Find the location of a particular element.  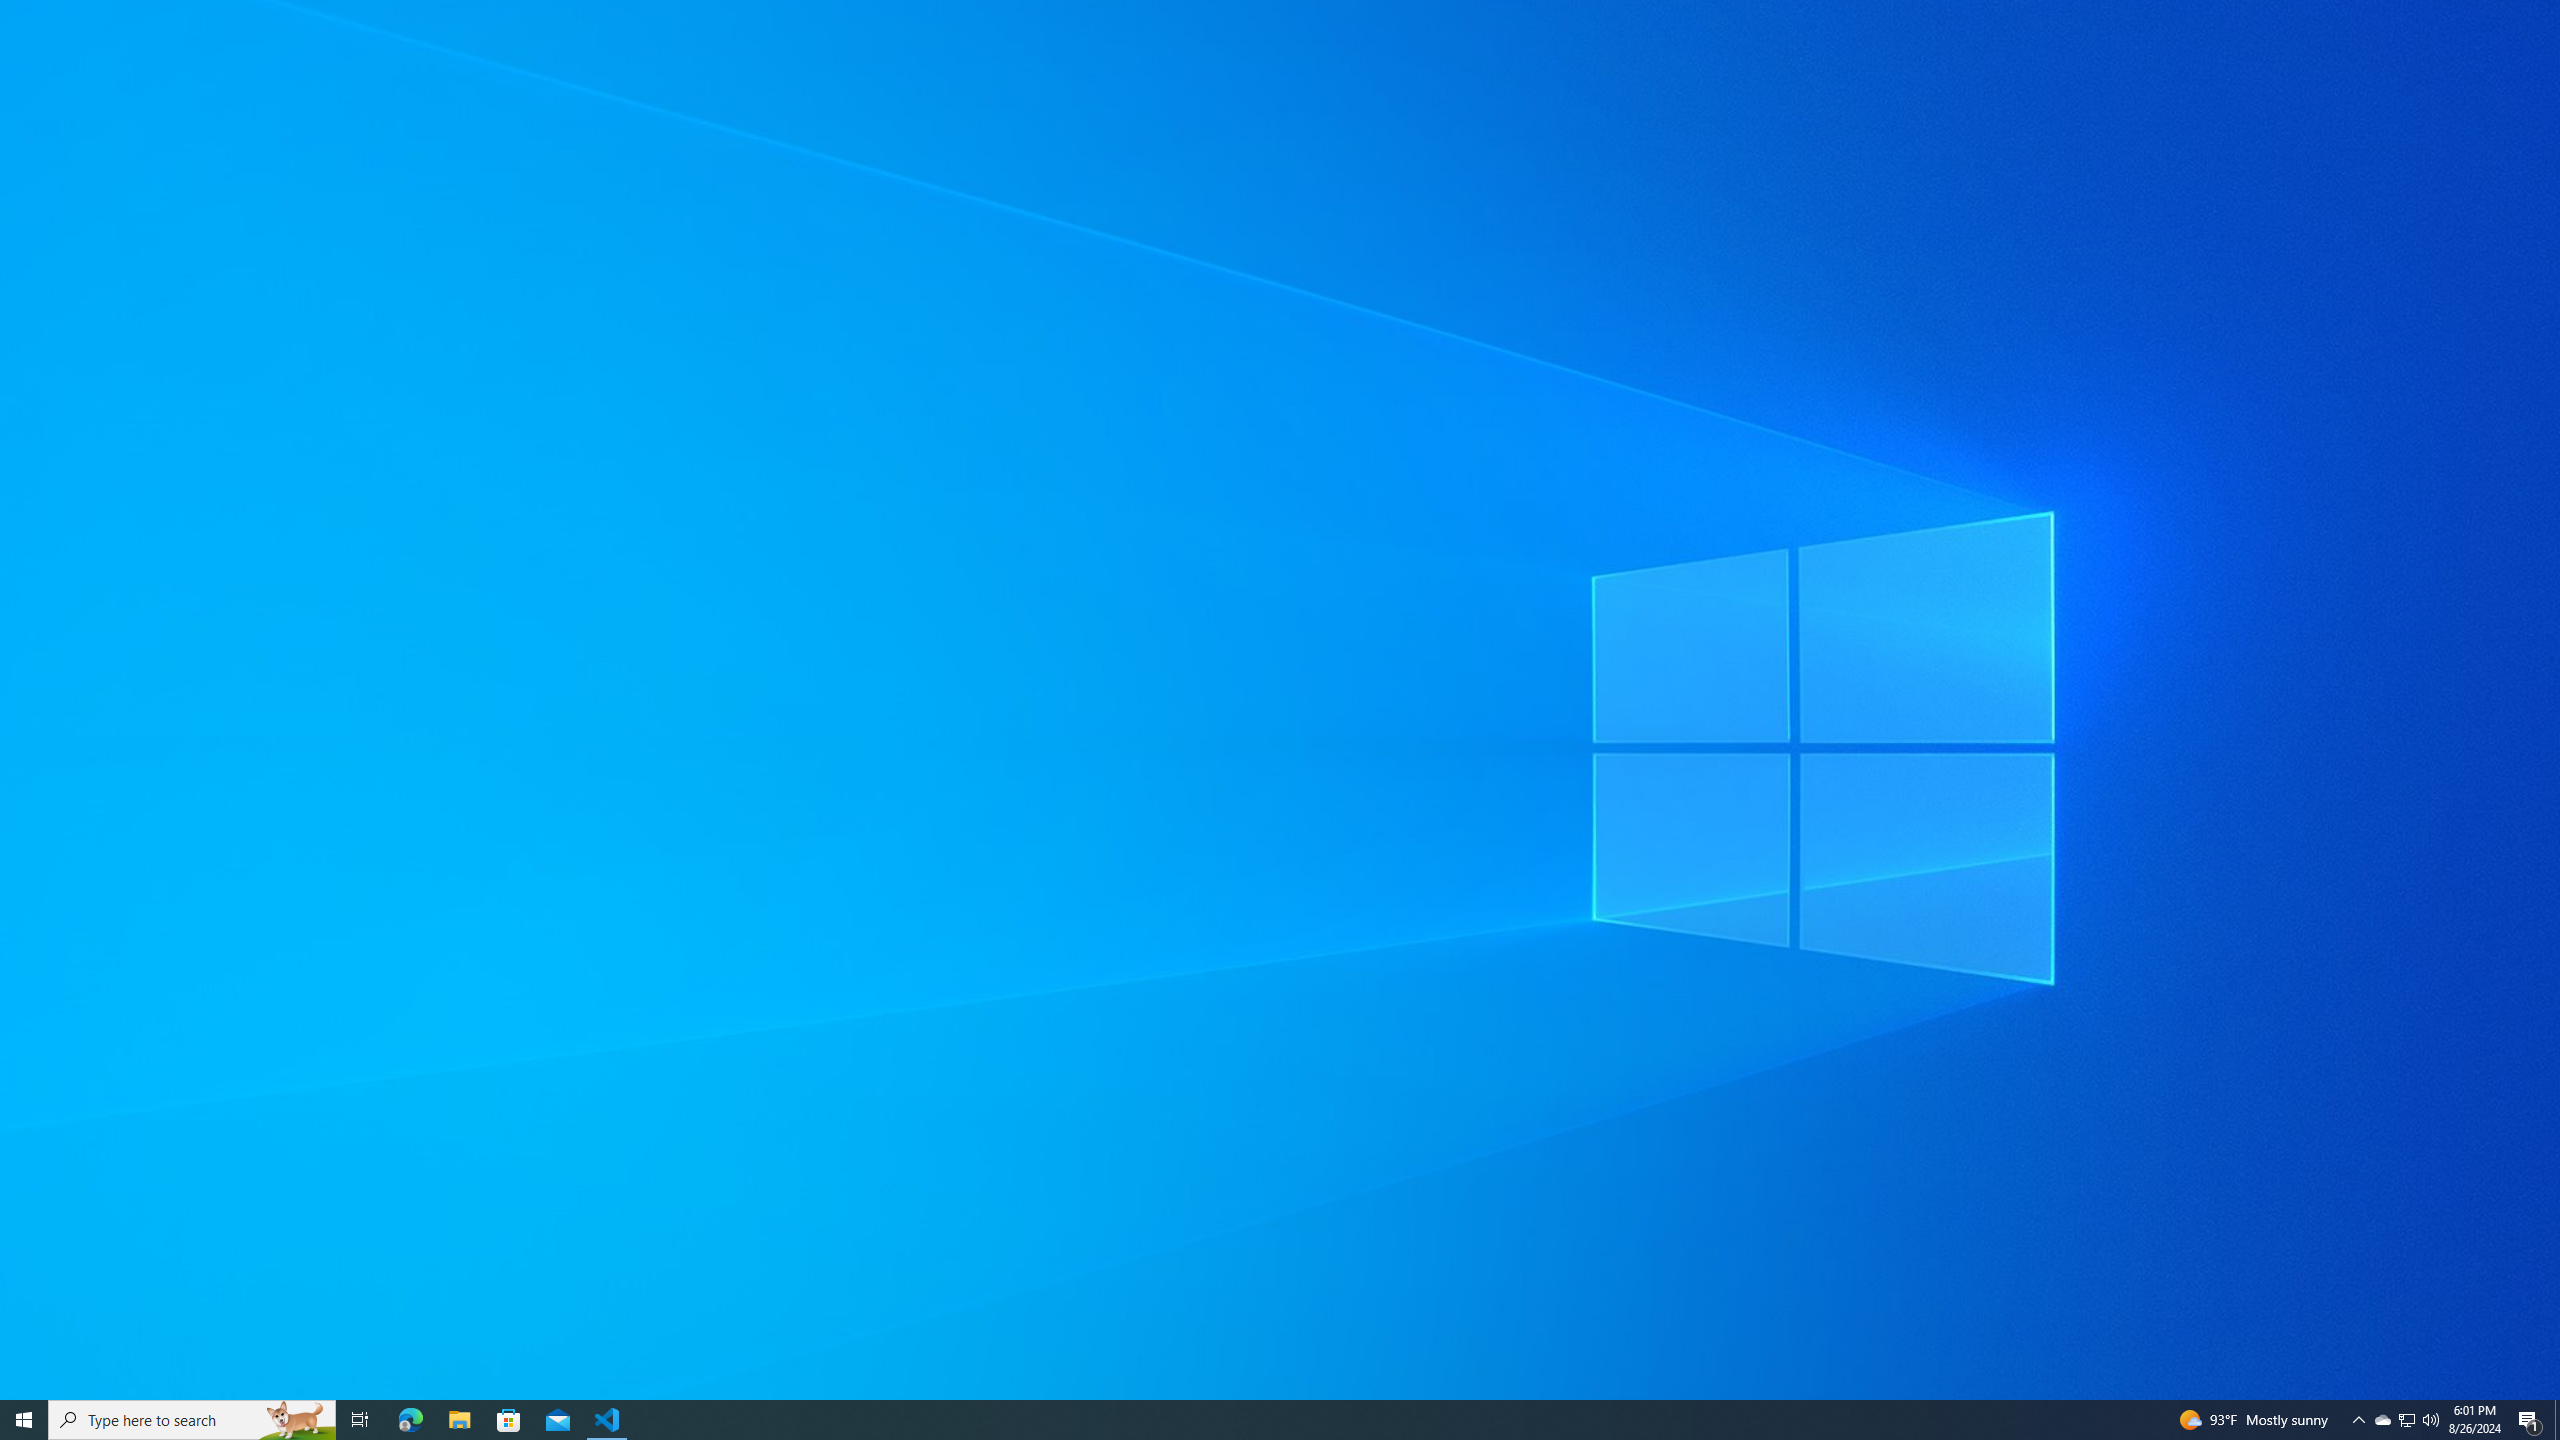

'Show desktop' is located at coordinates (2556, 1418).